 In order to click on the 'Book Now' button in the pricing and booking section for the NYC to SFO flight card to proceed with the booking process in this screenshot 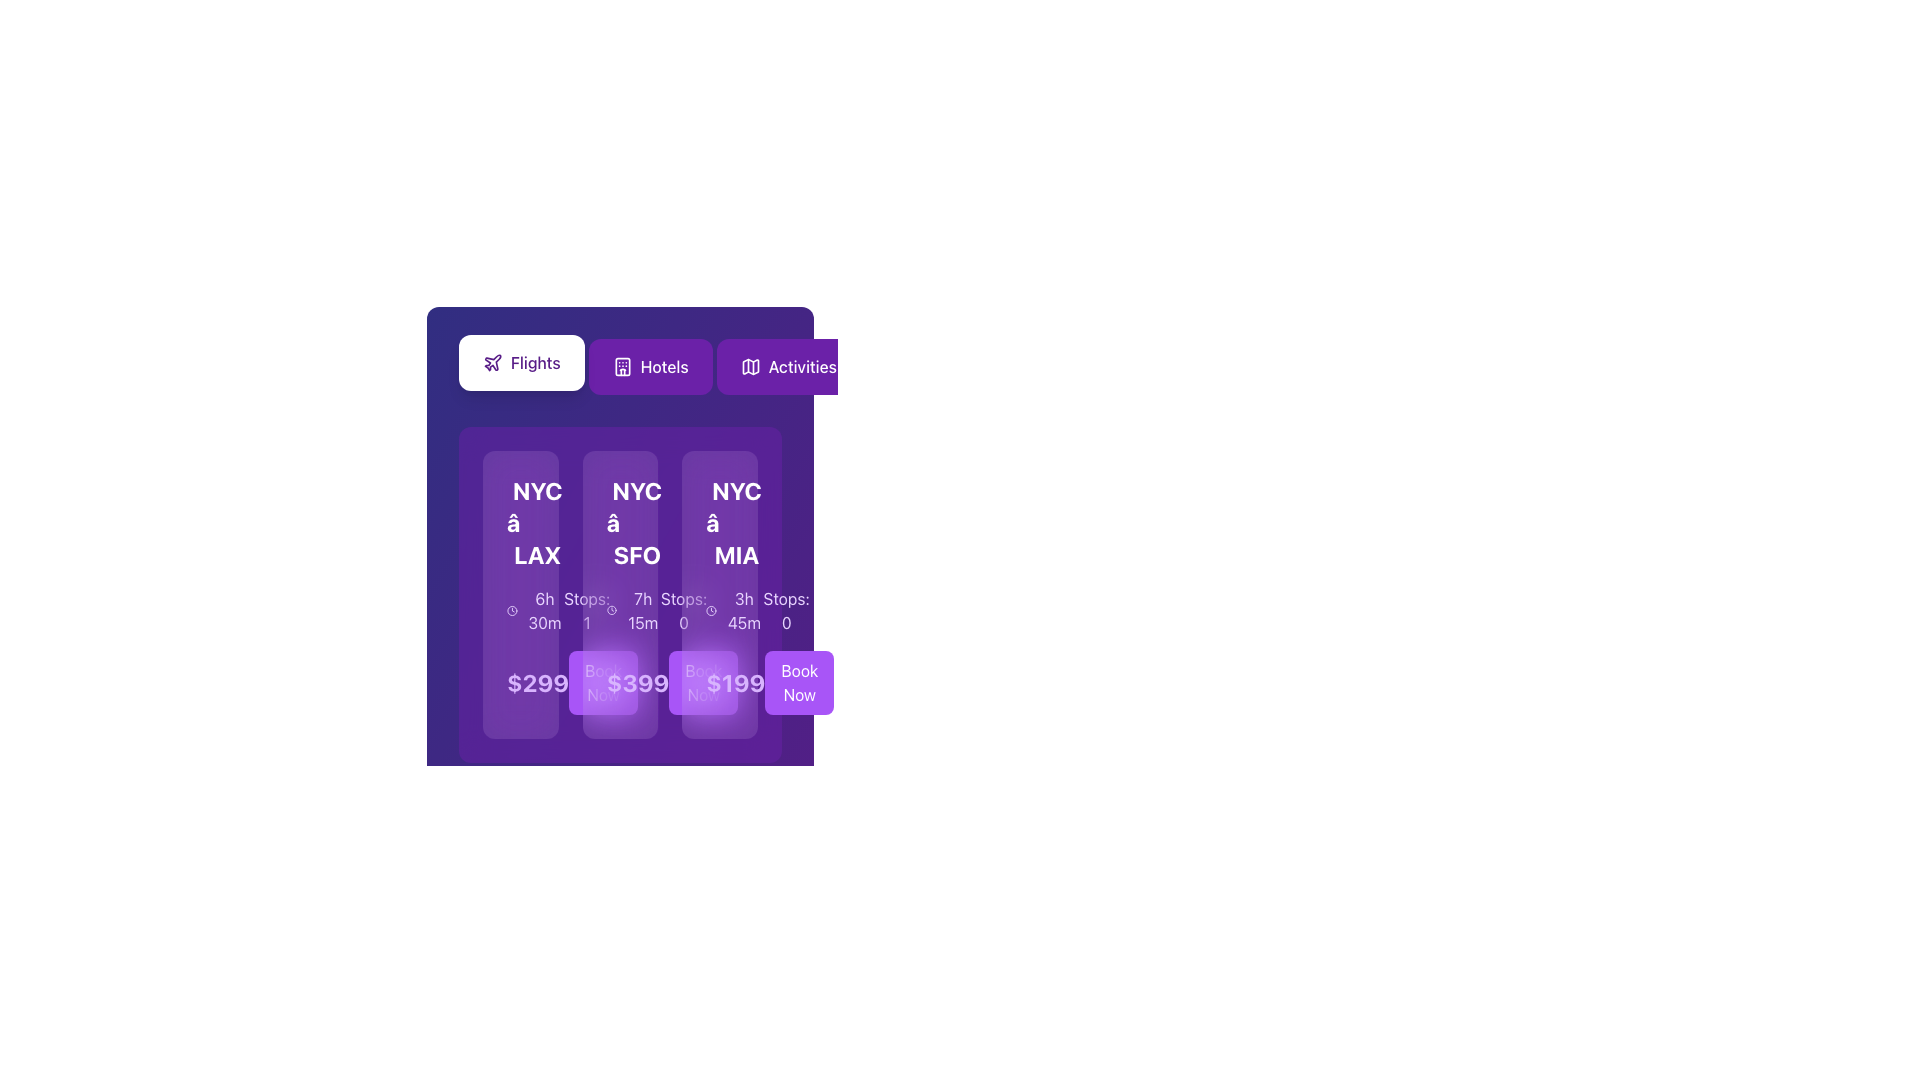, I will do `click(619, 681)`.